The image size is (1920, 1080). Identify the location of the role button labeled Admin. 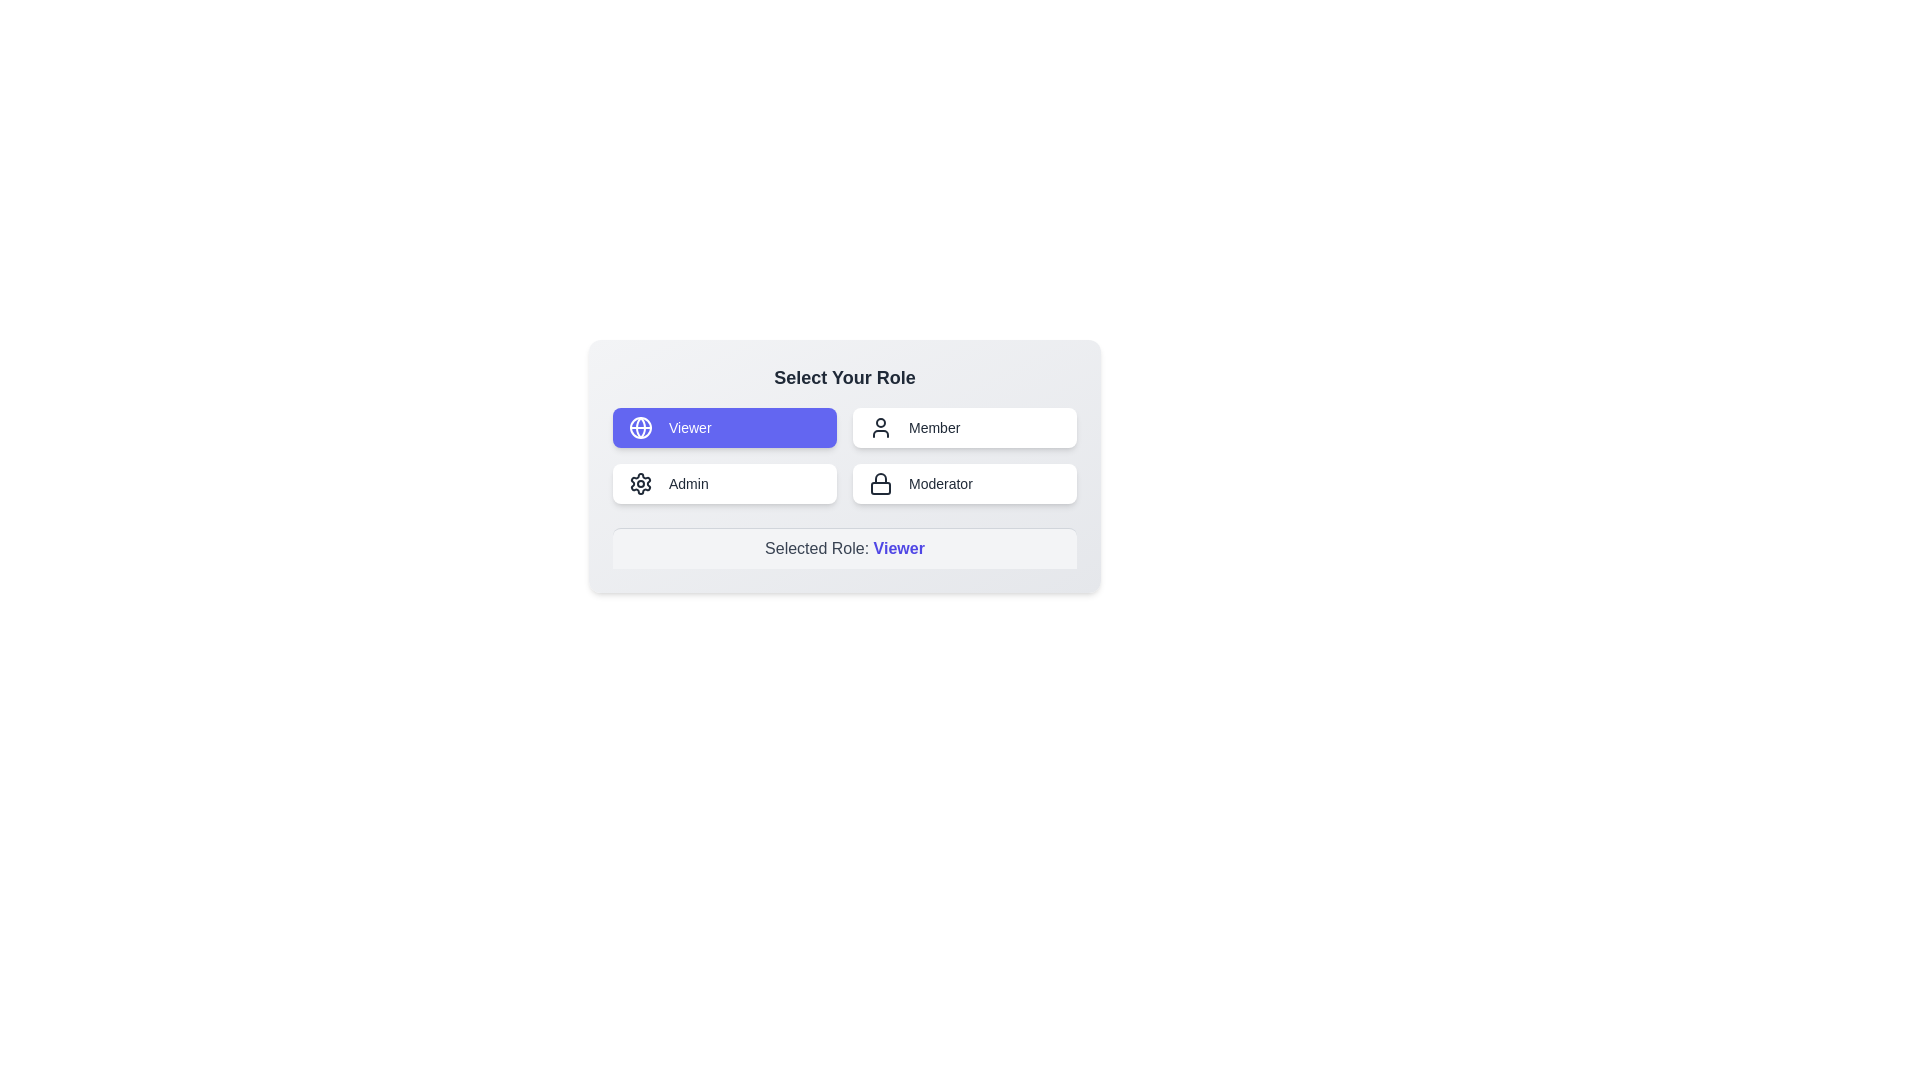
(723, 483).